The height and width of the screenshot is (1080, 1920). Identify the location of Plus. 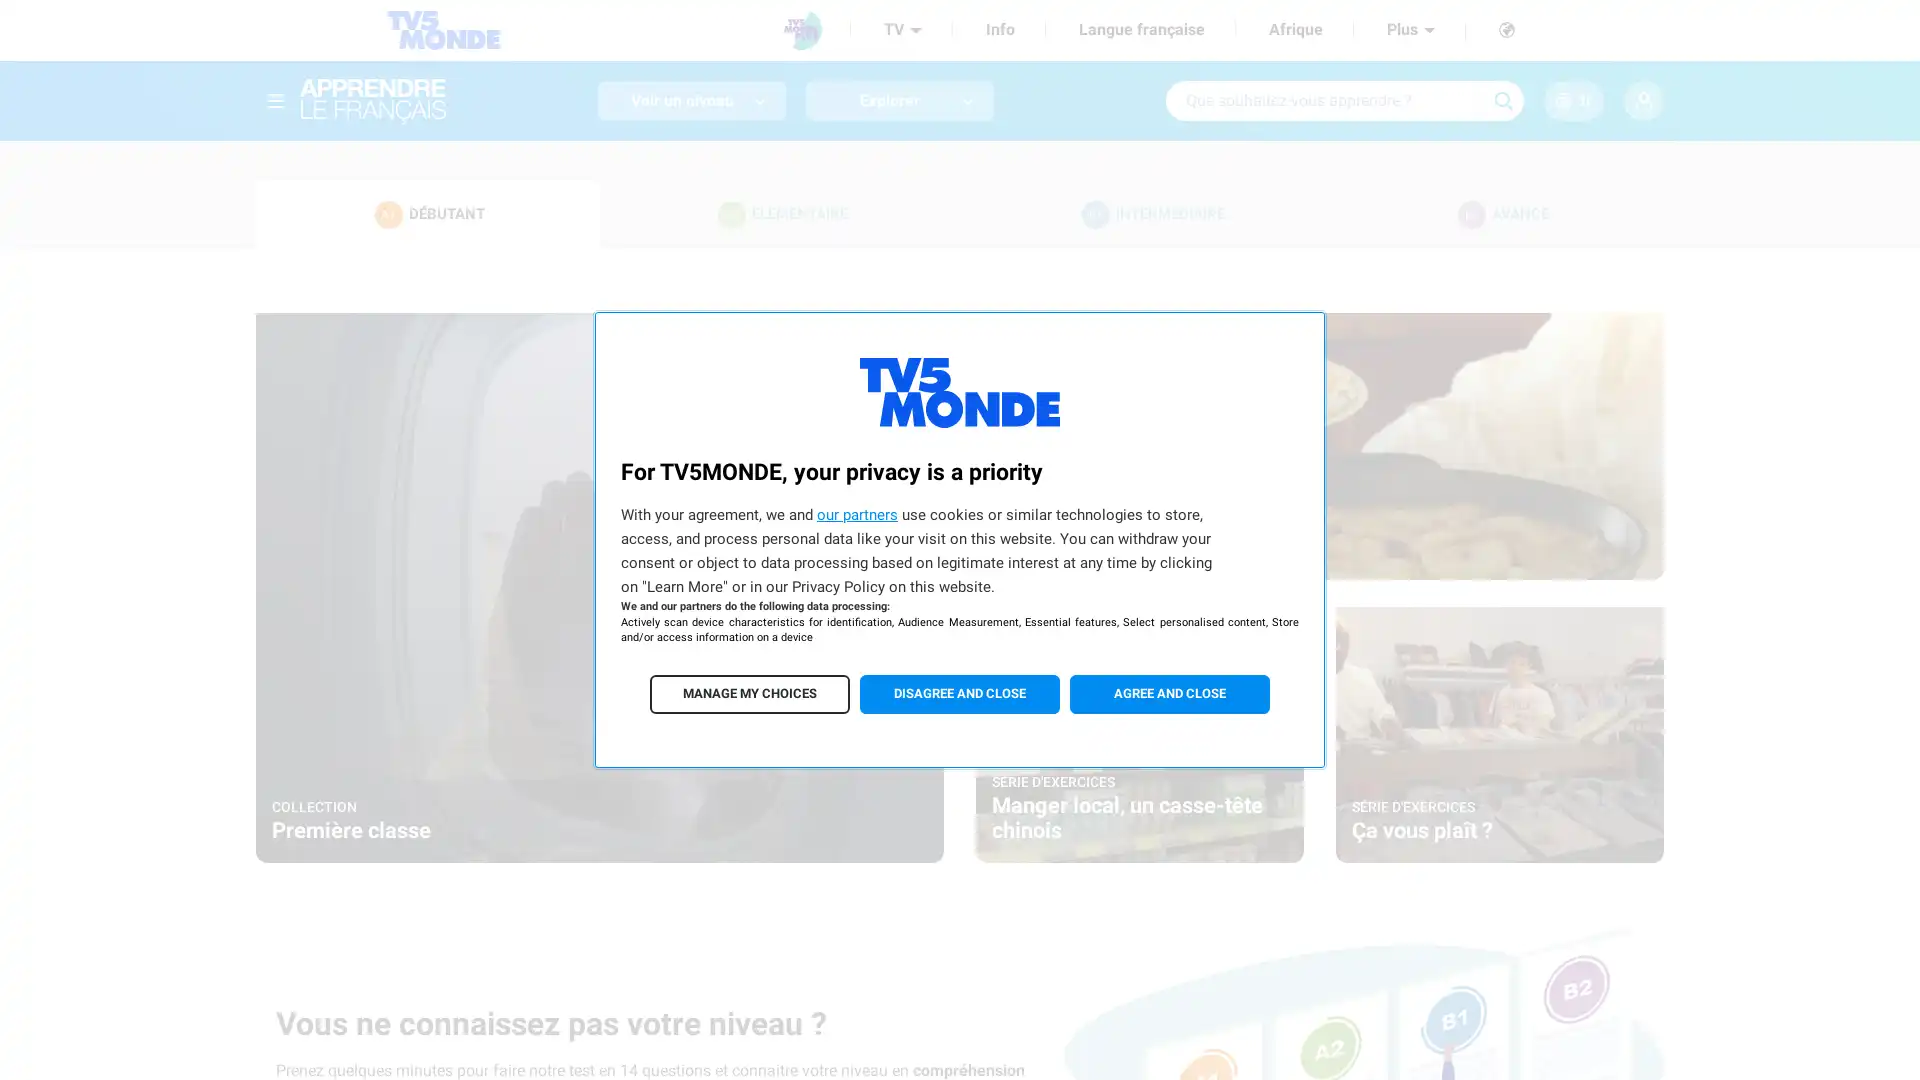
(1409, 29).